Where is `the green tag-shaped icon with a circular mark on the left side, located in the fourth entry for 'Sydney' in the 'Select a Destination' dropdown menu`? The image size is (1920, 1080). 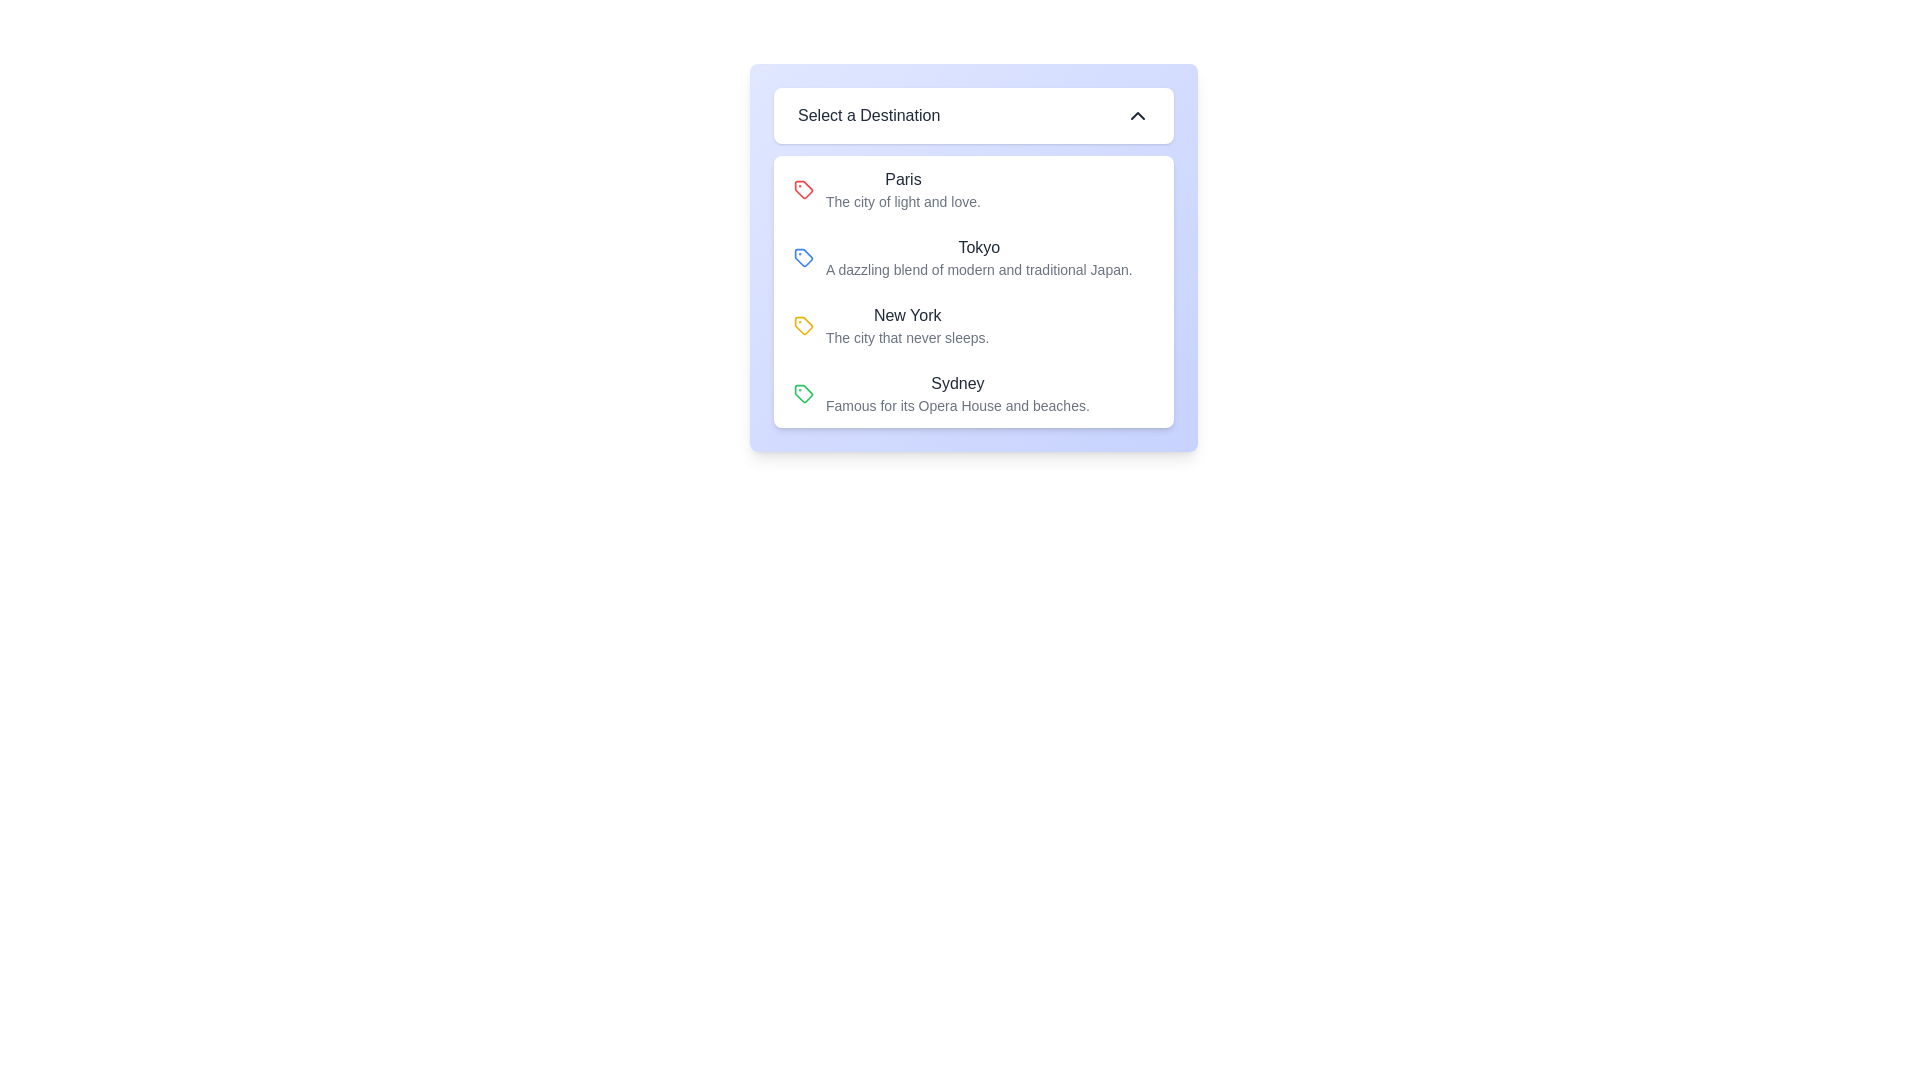 the green tag-shaped icon with a circular mark on the left side, located in the fourth entry for 'Sydney' in the 'Select a Destination' dropdown menu is located at coordinates (804, 393).